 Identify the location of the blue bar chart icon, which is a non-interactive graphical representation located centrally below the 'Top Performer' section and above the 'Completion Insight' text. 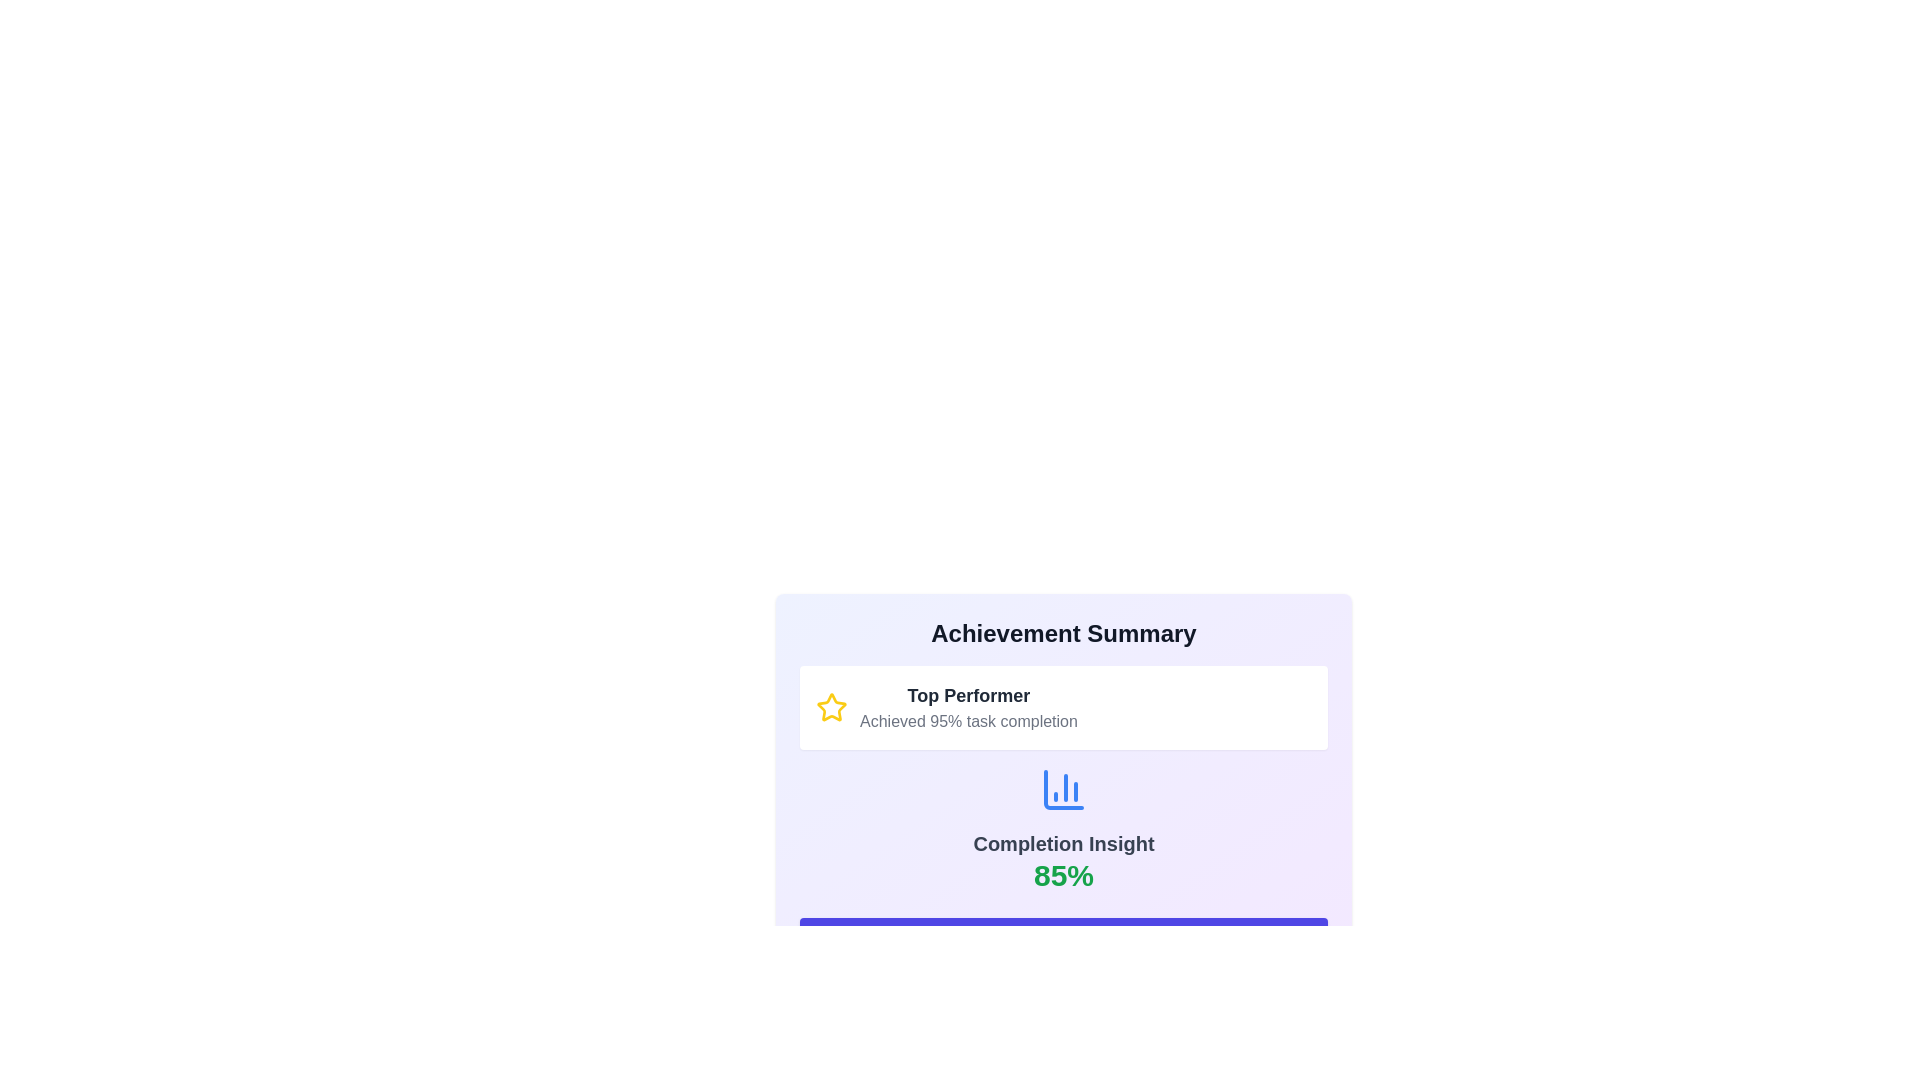
(1063, 789).